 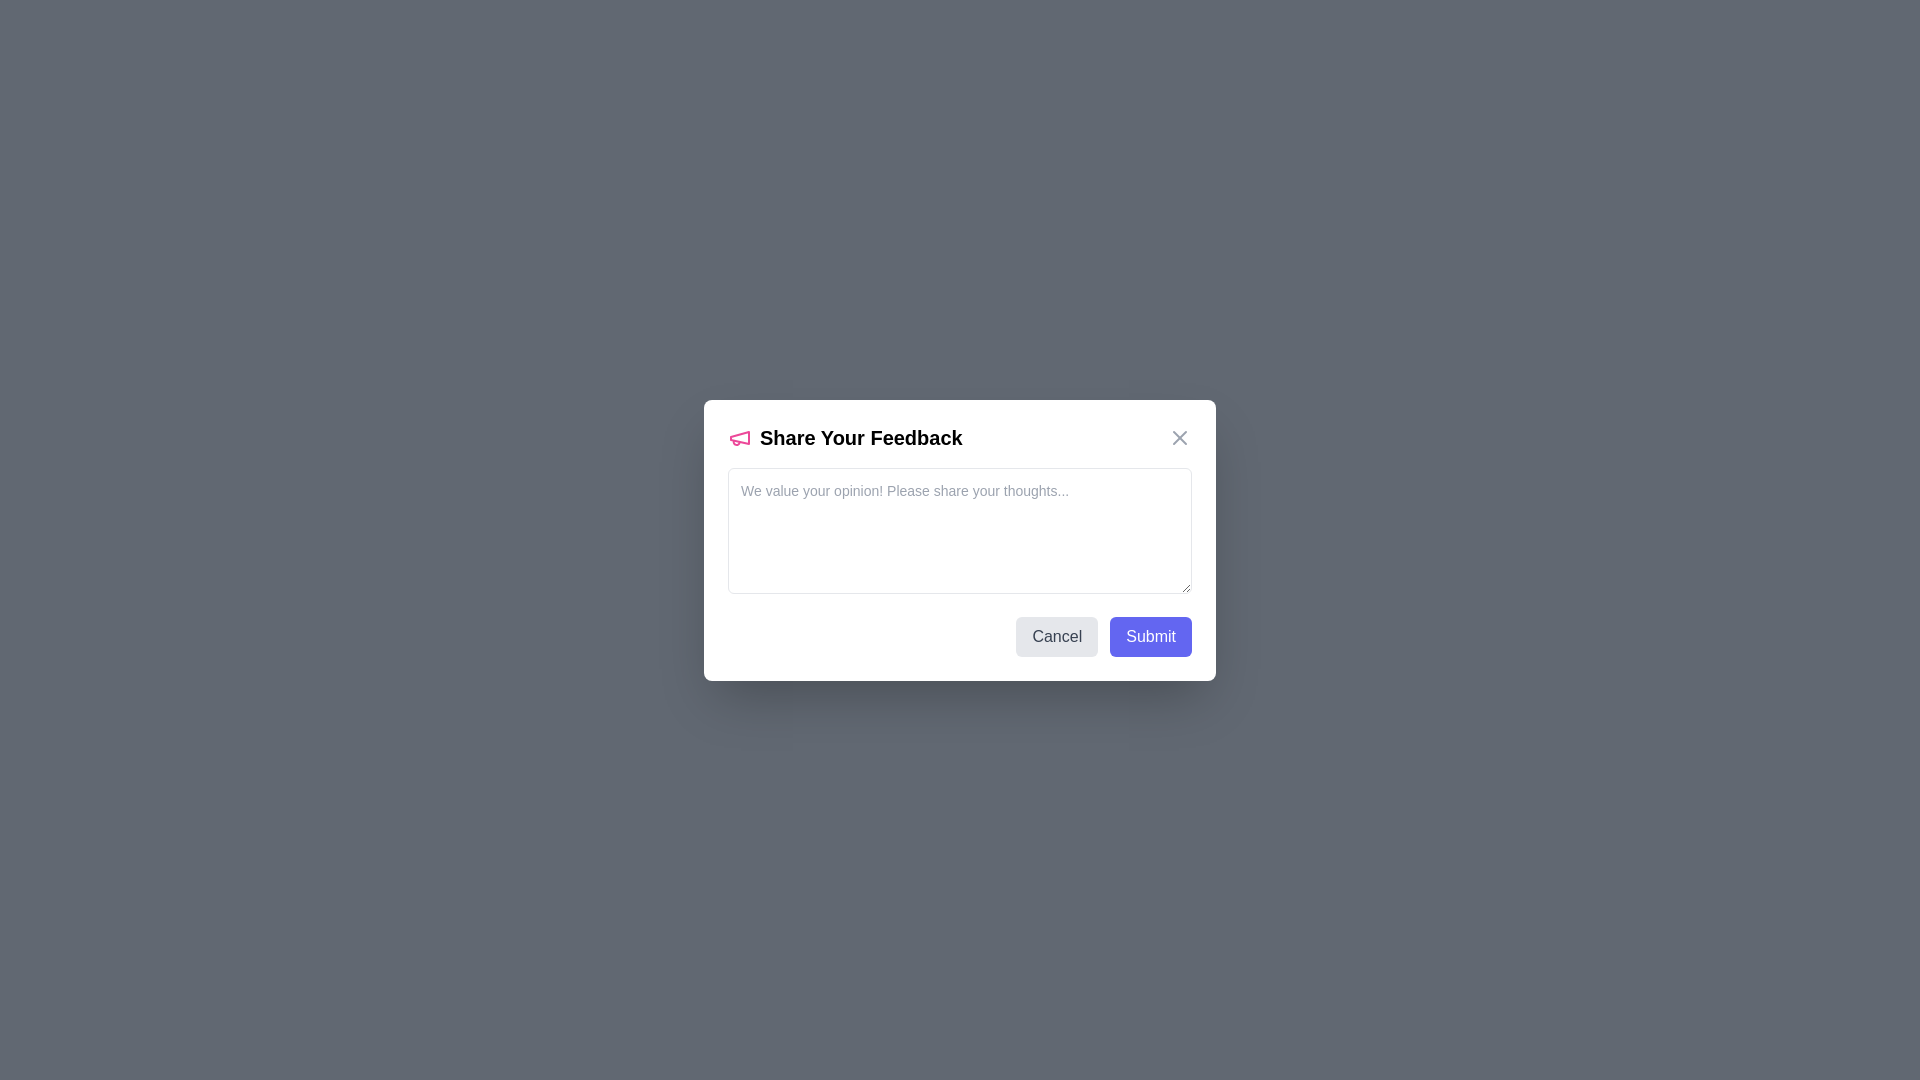 What do you see at coordinates (1055, 636) in the screenshot?
I see `the 'Cancel' button to close the feedback dialog` at bounding box center [1055, 636].